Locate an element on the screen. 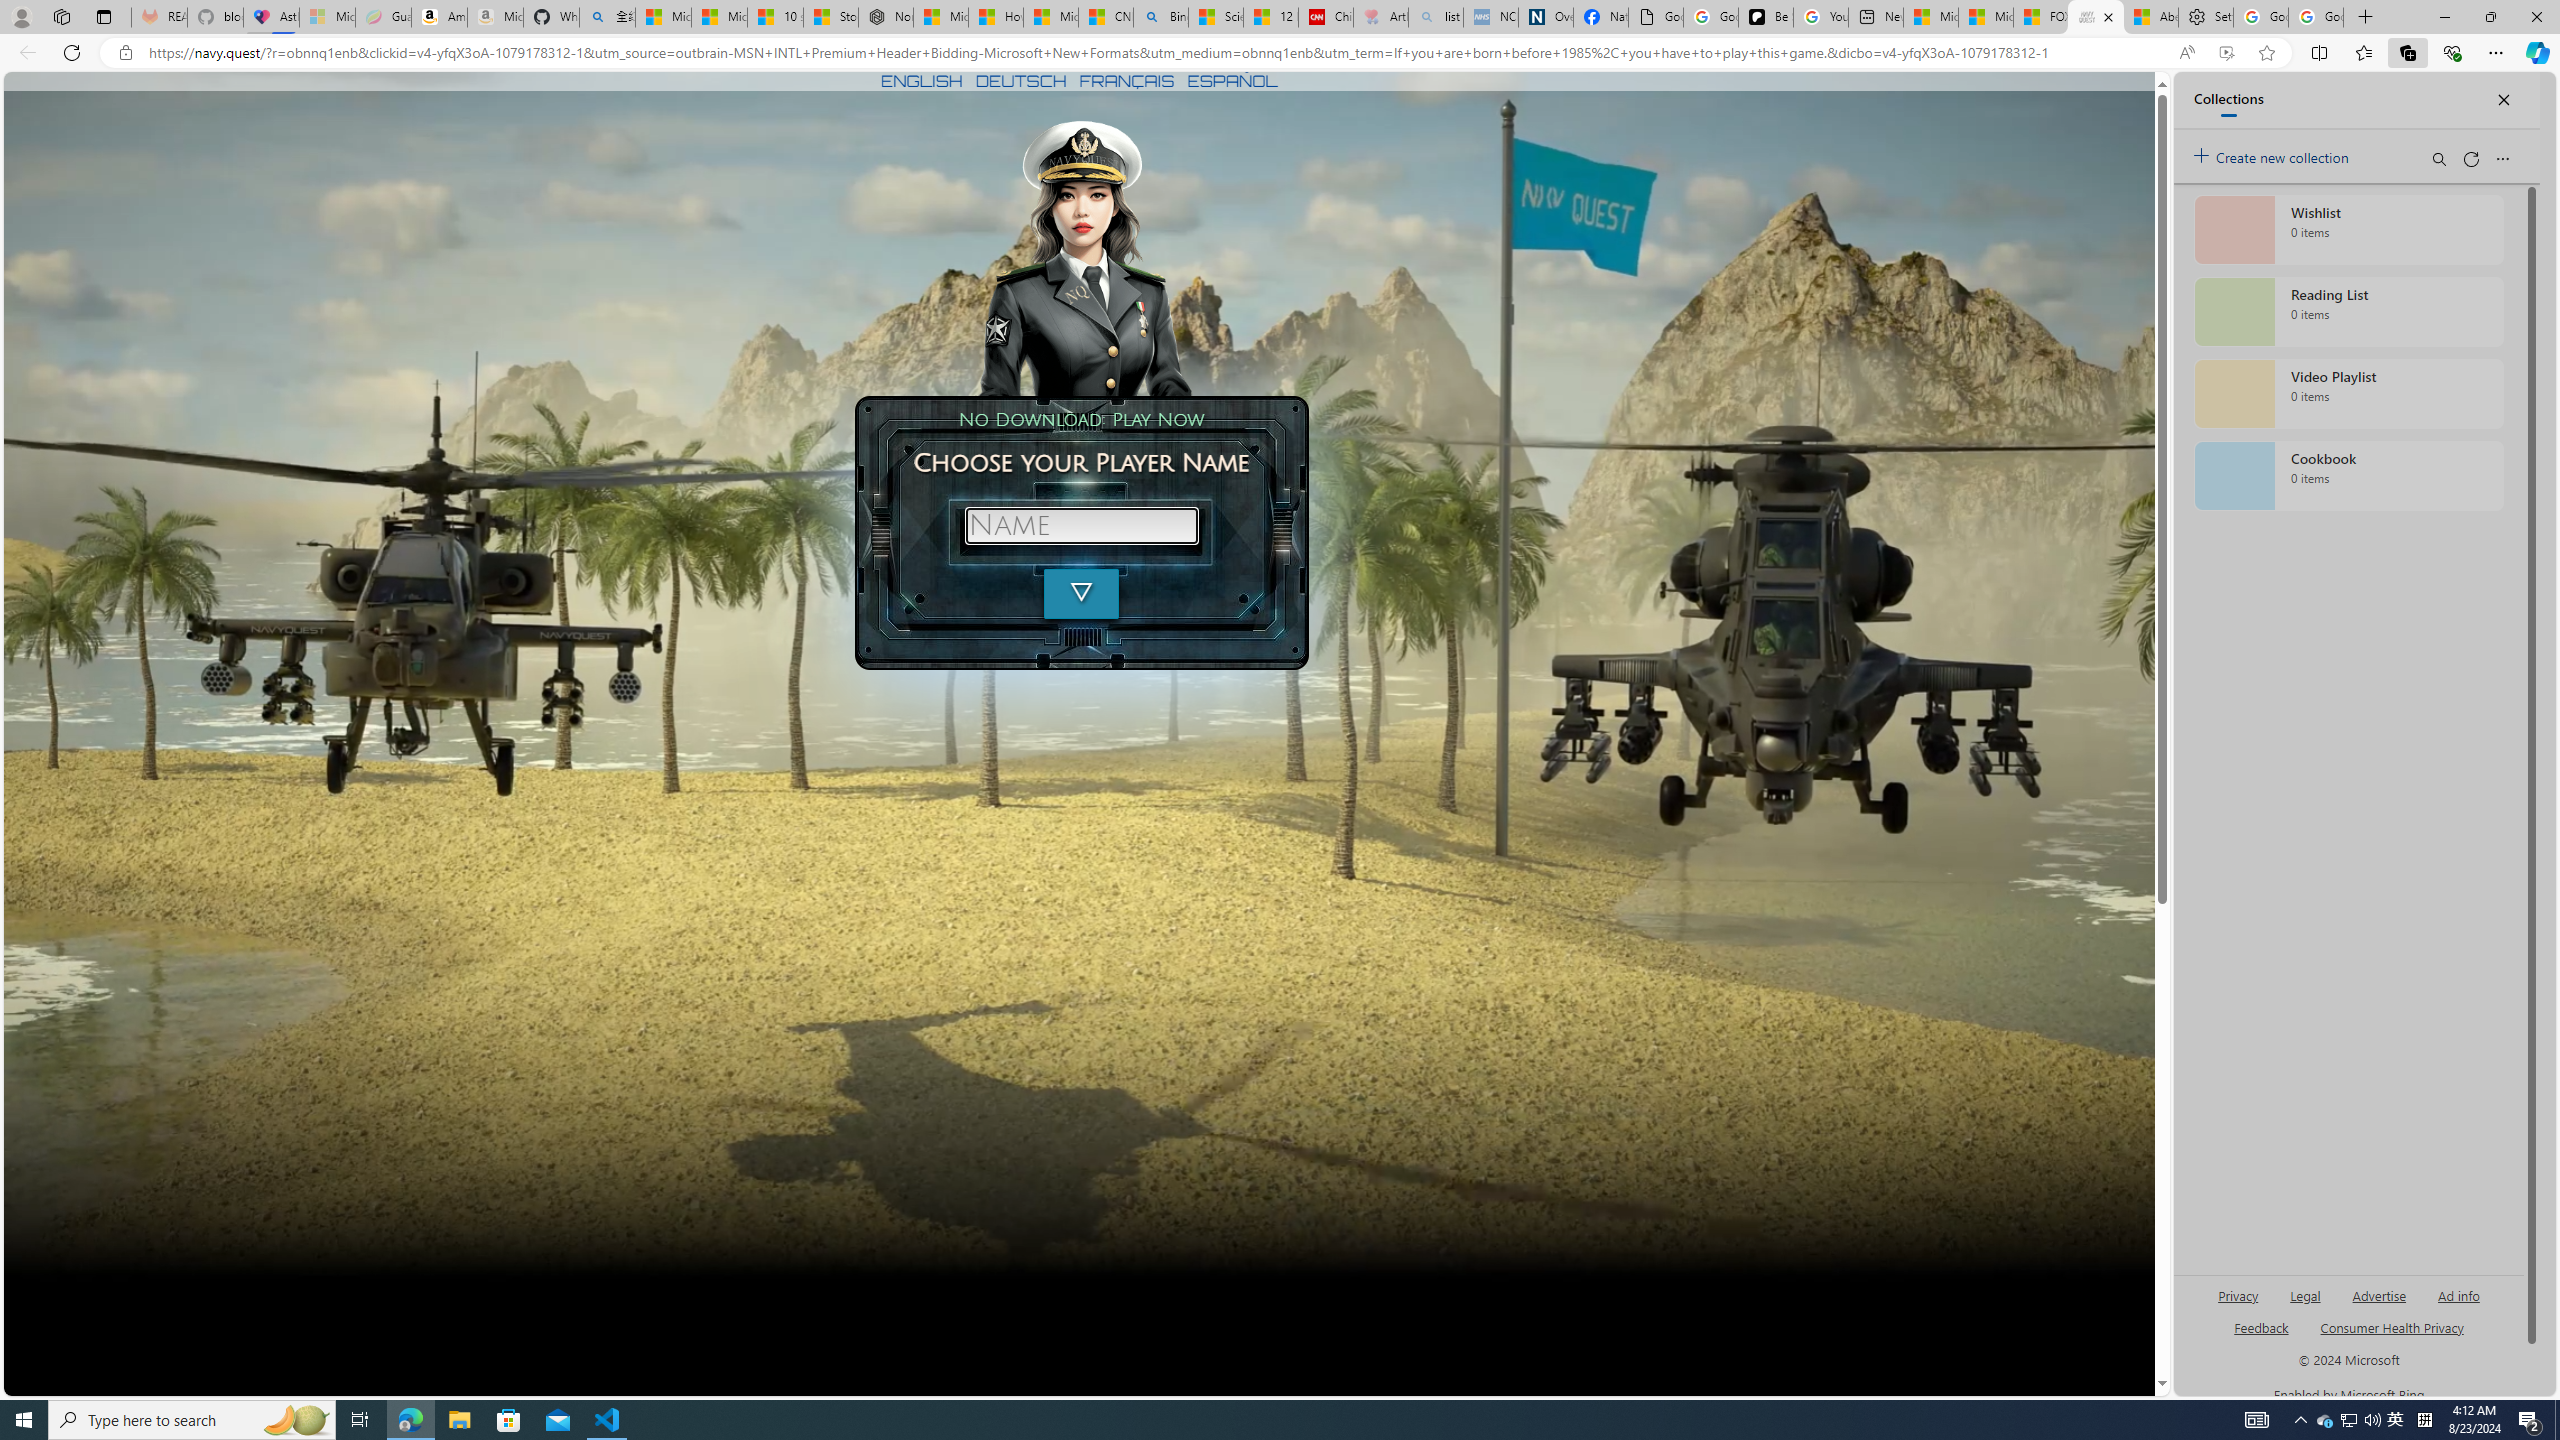 The height and width of the screenshot is (1440, 2560). 'AutomationID: sb_feedback' is located at coordinates (2261, 1325).